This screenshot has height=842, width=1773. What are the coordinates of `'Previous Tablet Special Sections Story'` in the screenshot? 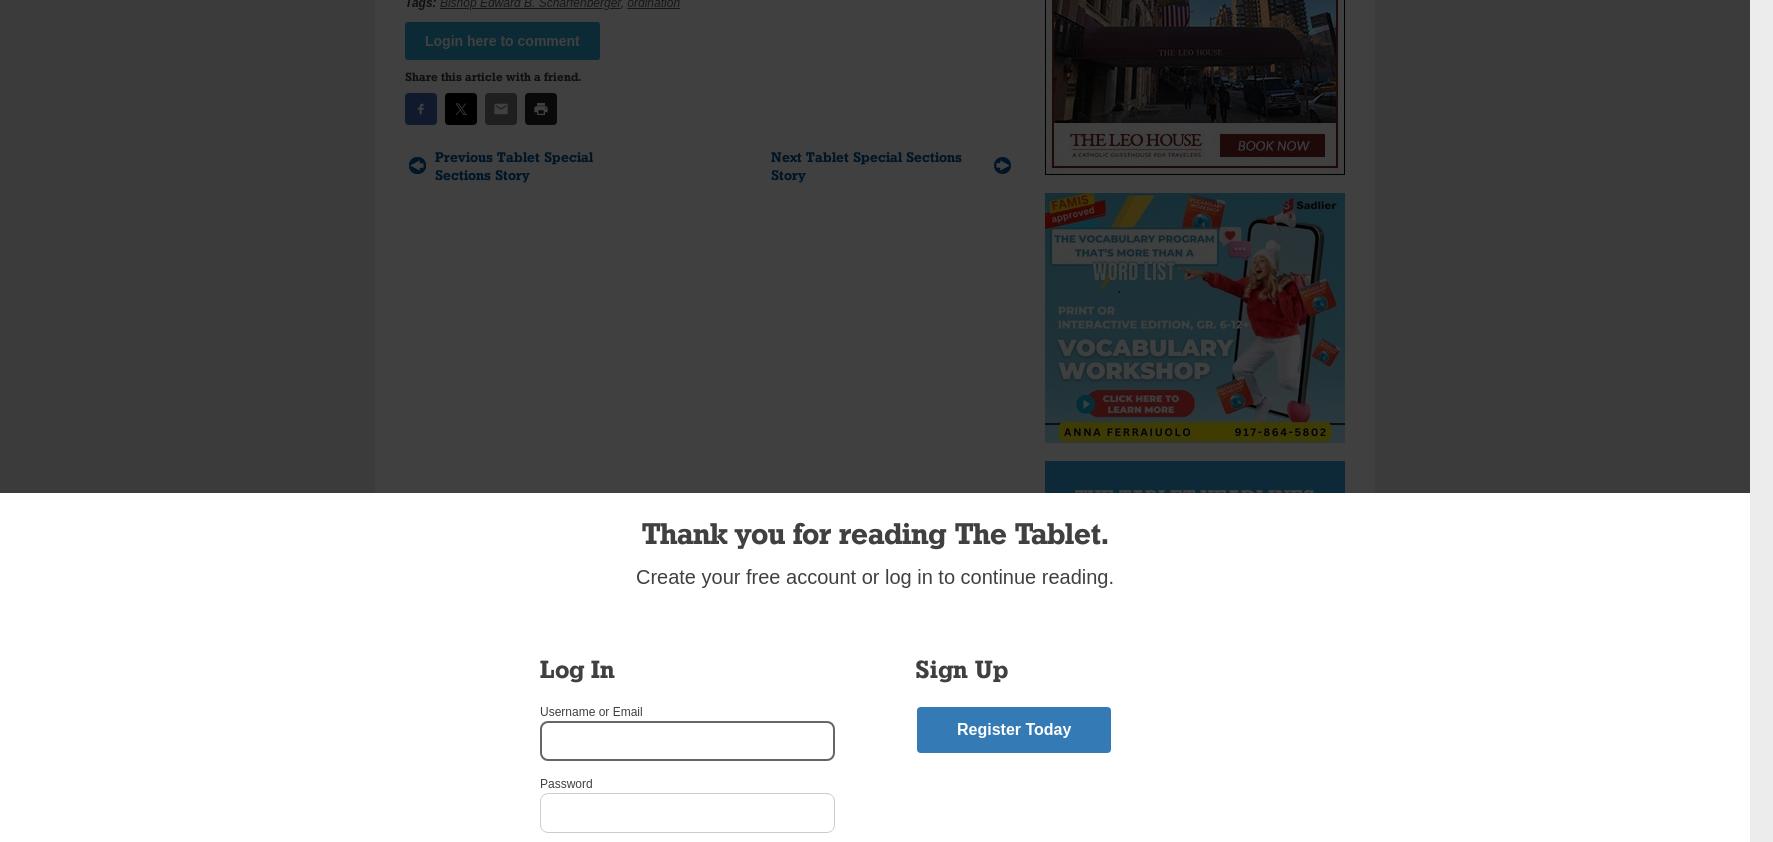 It's located at (513, 164).